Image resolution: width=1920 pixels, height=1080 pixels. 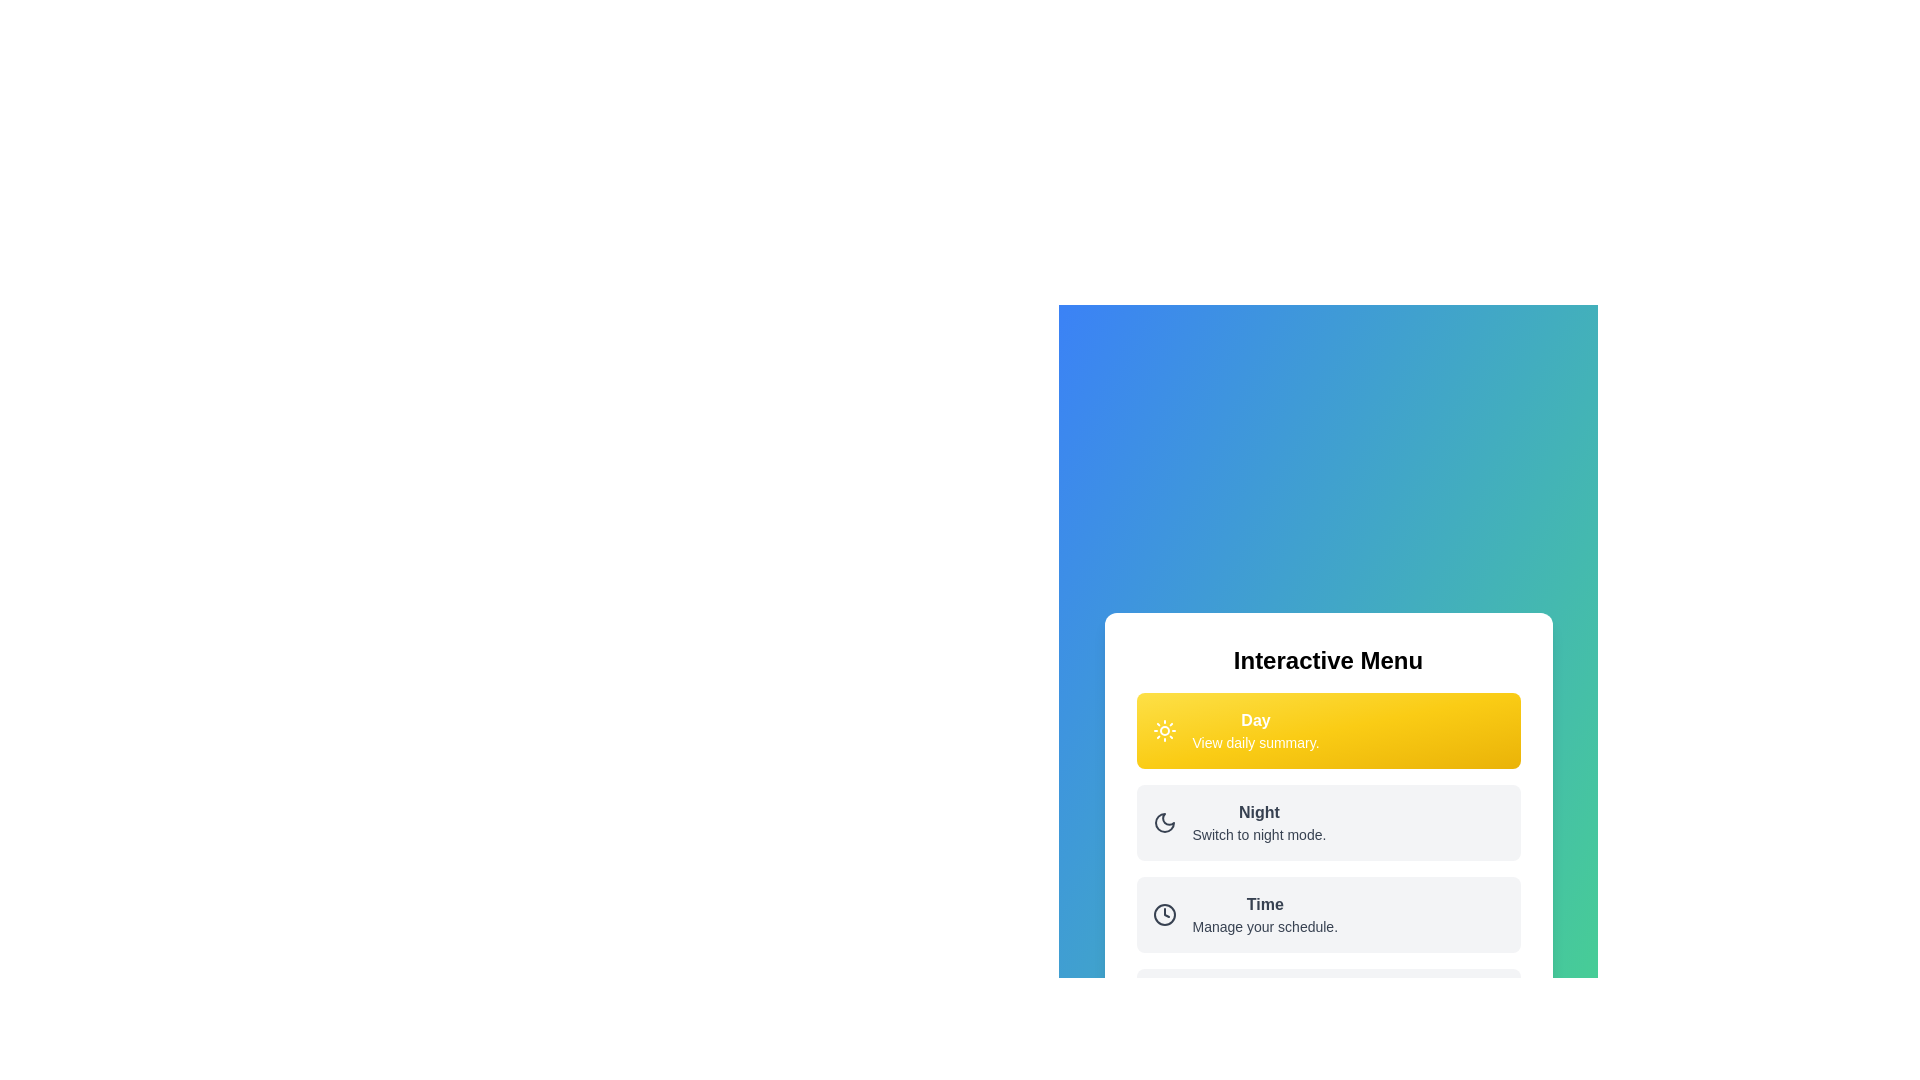 What do you see at coordinates (1328, 822) in the screenshot?
I see `the menu option Night to see its hover effect` at bounding box center [1328, 822].